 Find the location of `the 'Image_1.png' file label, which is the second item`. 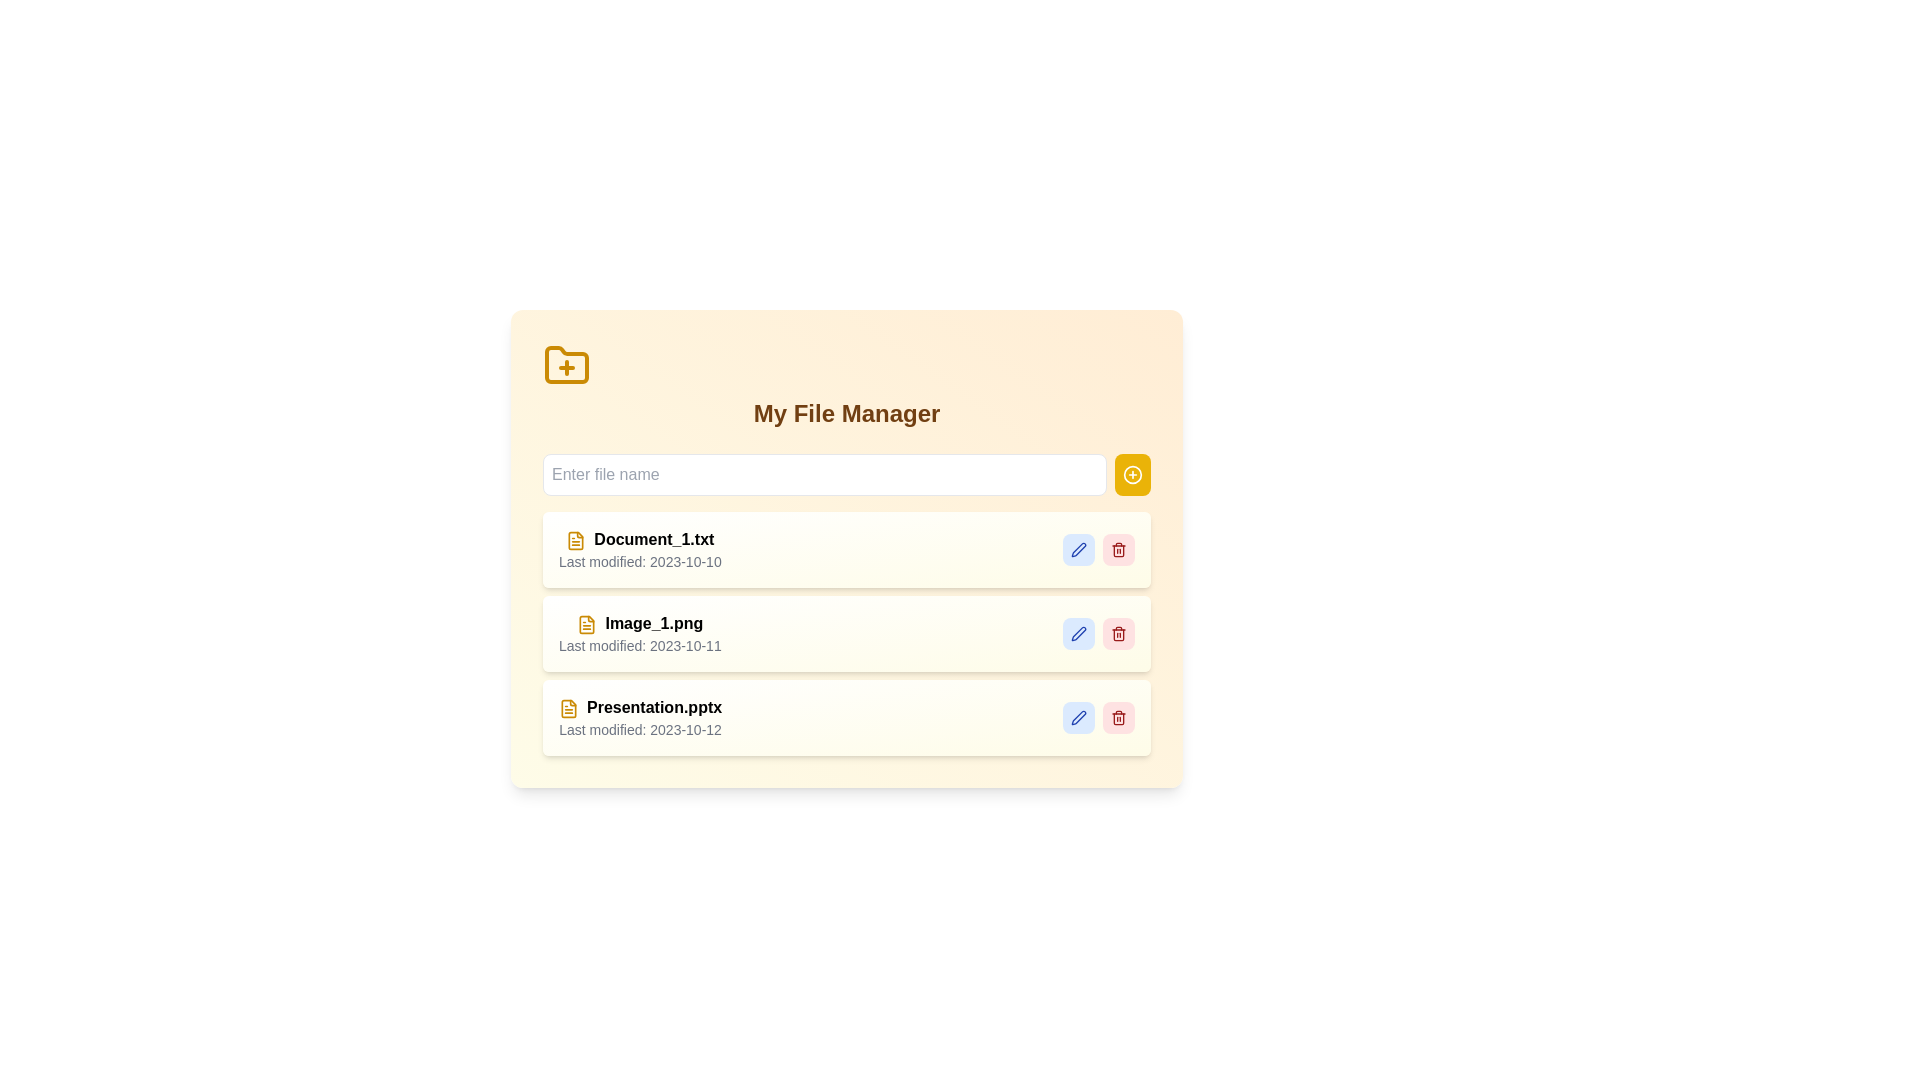

the 'Image_1.png' file label, which is the second item is located at coordinates (654, 622).